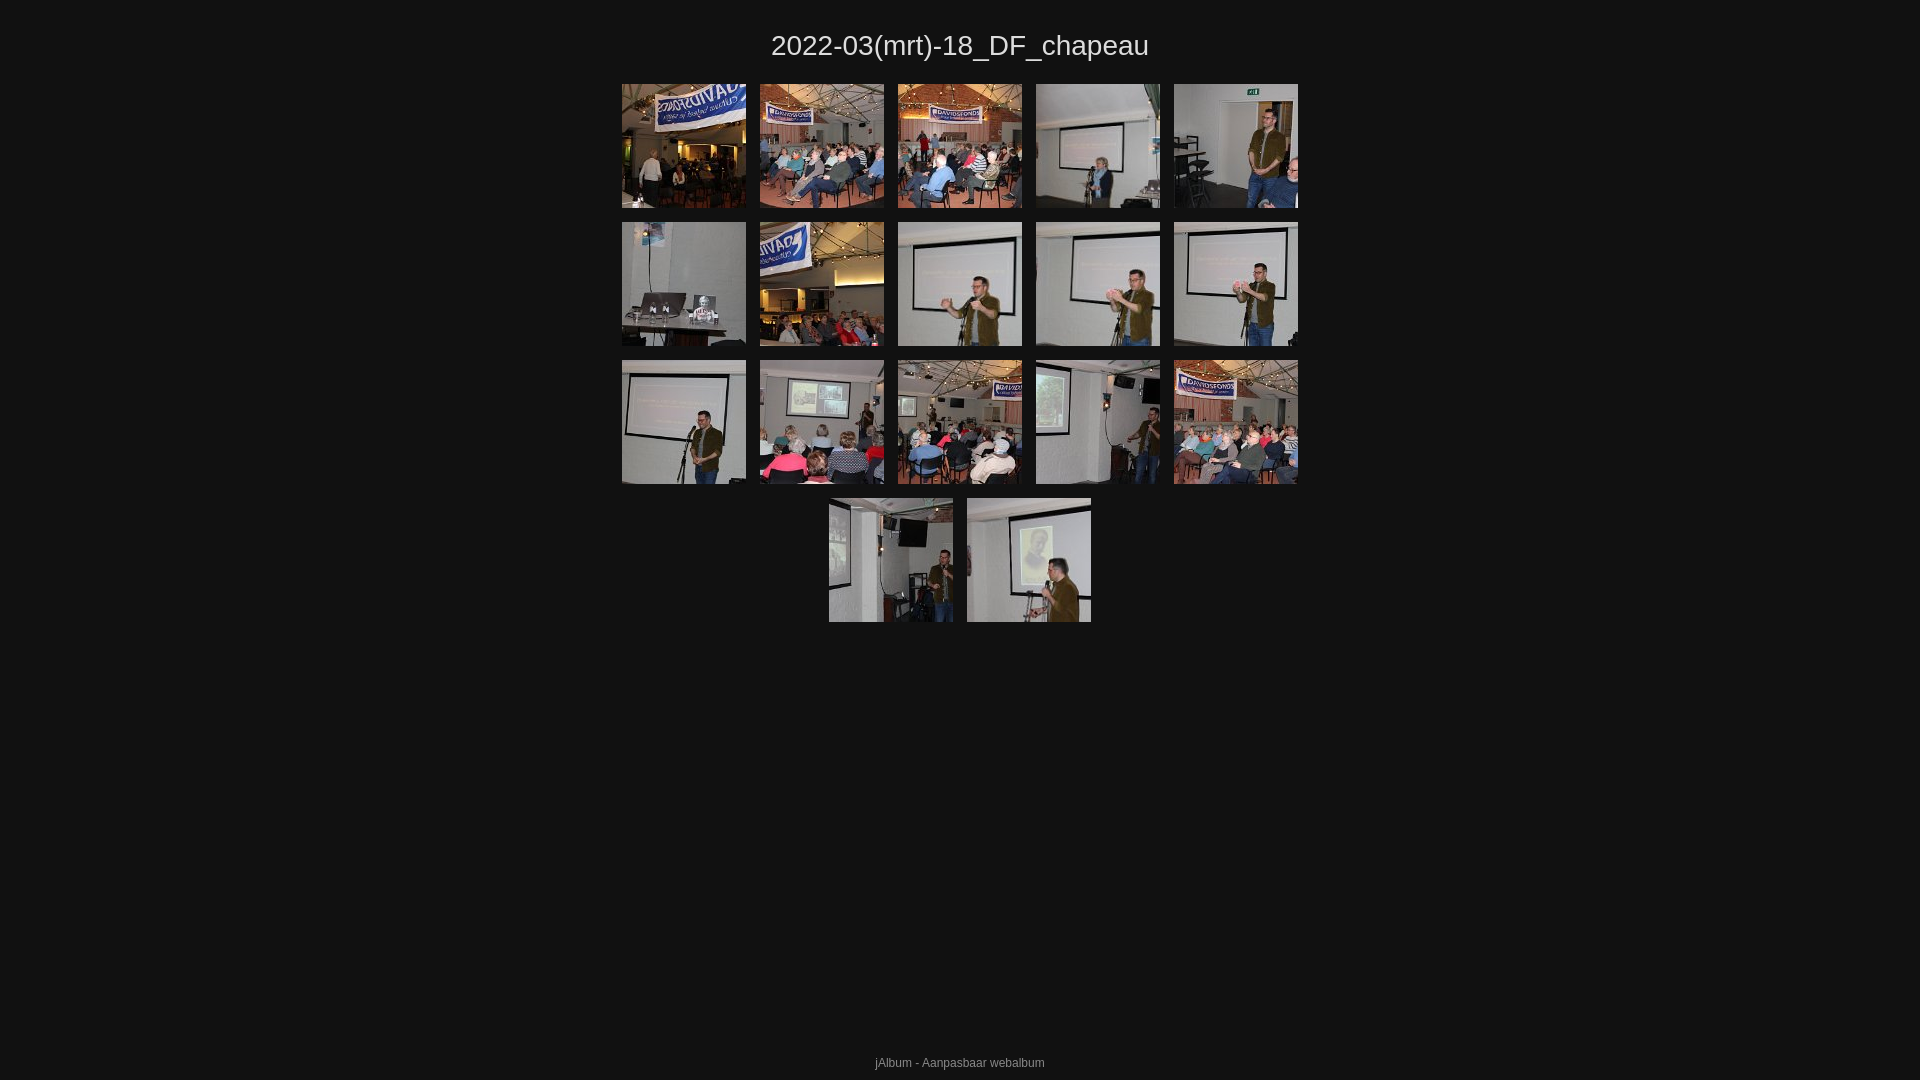  I want to click on 'jAlbum - Aanpasbaar webalbum', so click(958, 1062).